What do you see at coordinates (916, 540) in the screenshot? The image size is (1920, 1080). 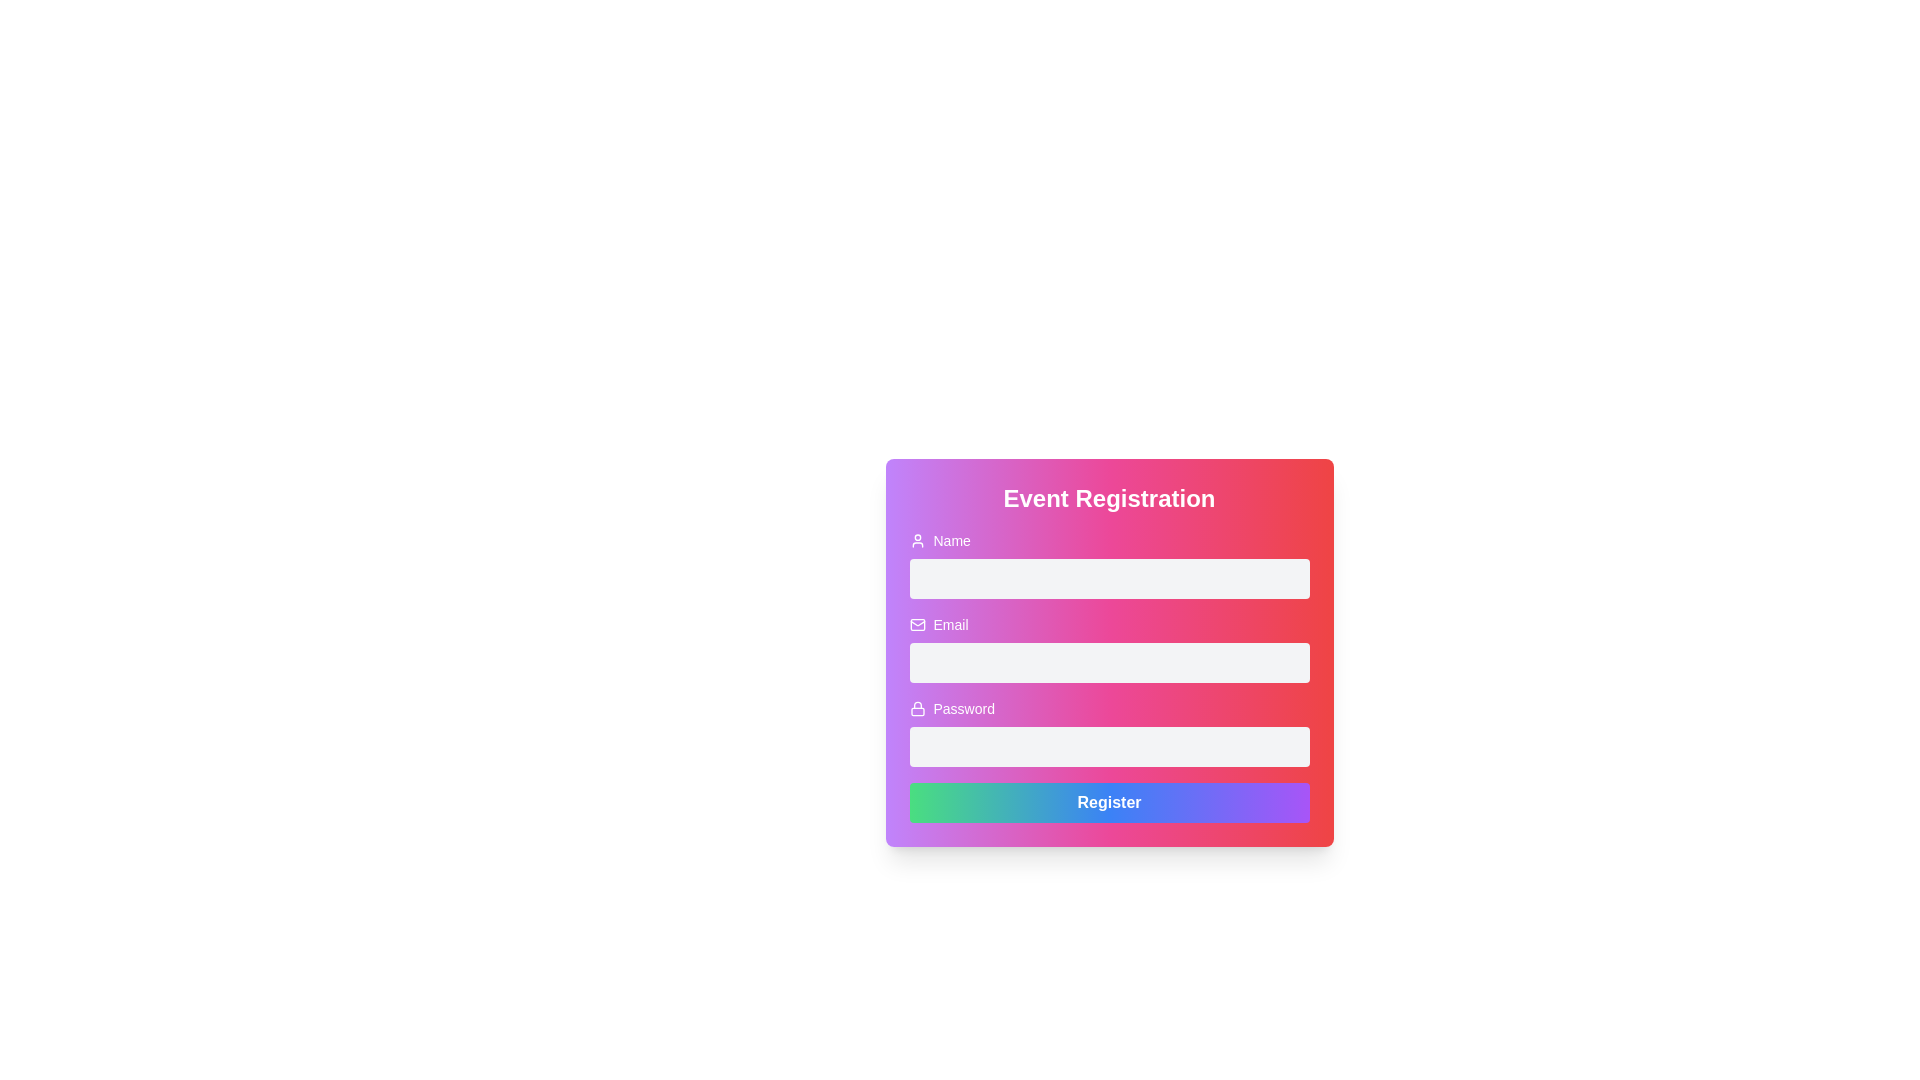 I see `the icon that visually indicates the input field for entering the user's name, located to the left of the 'Name' label` at bounding box center [916, 540].